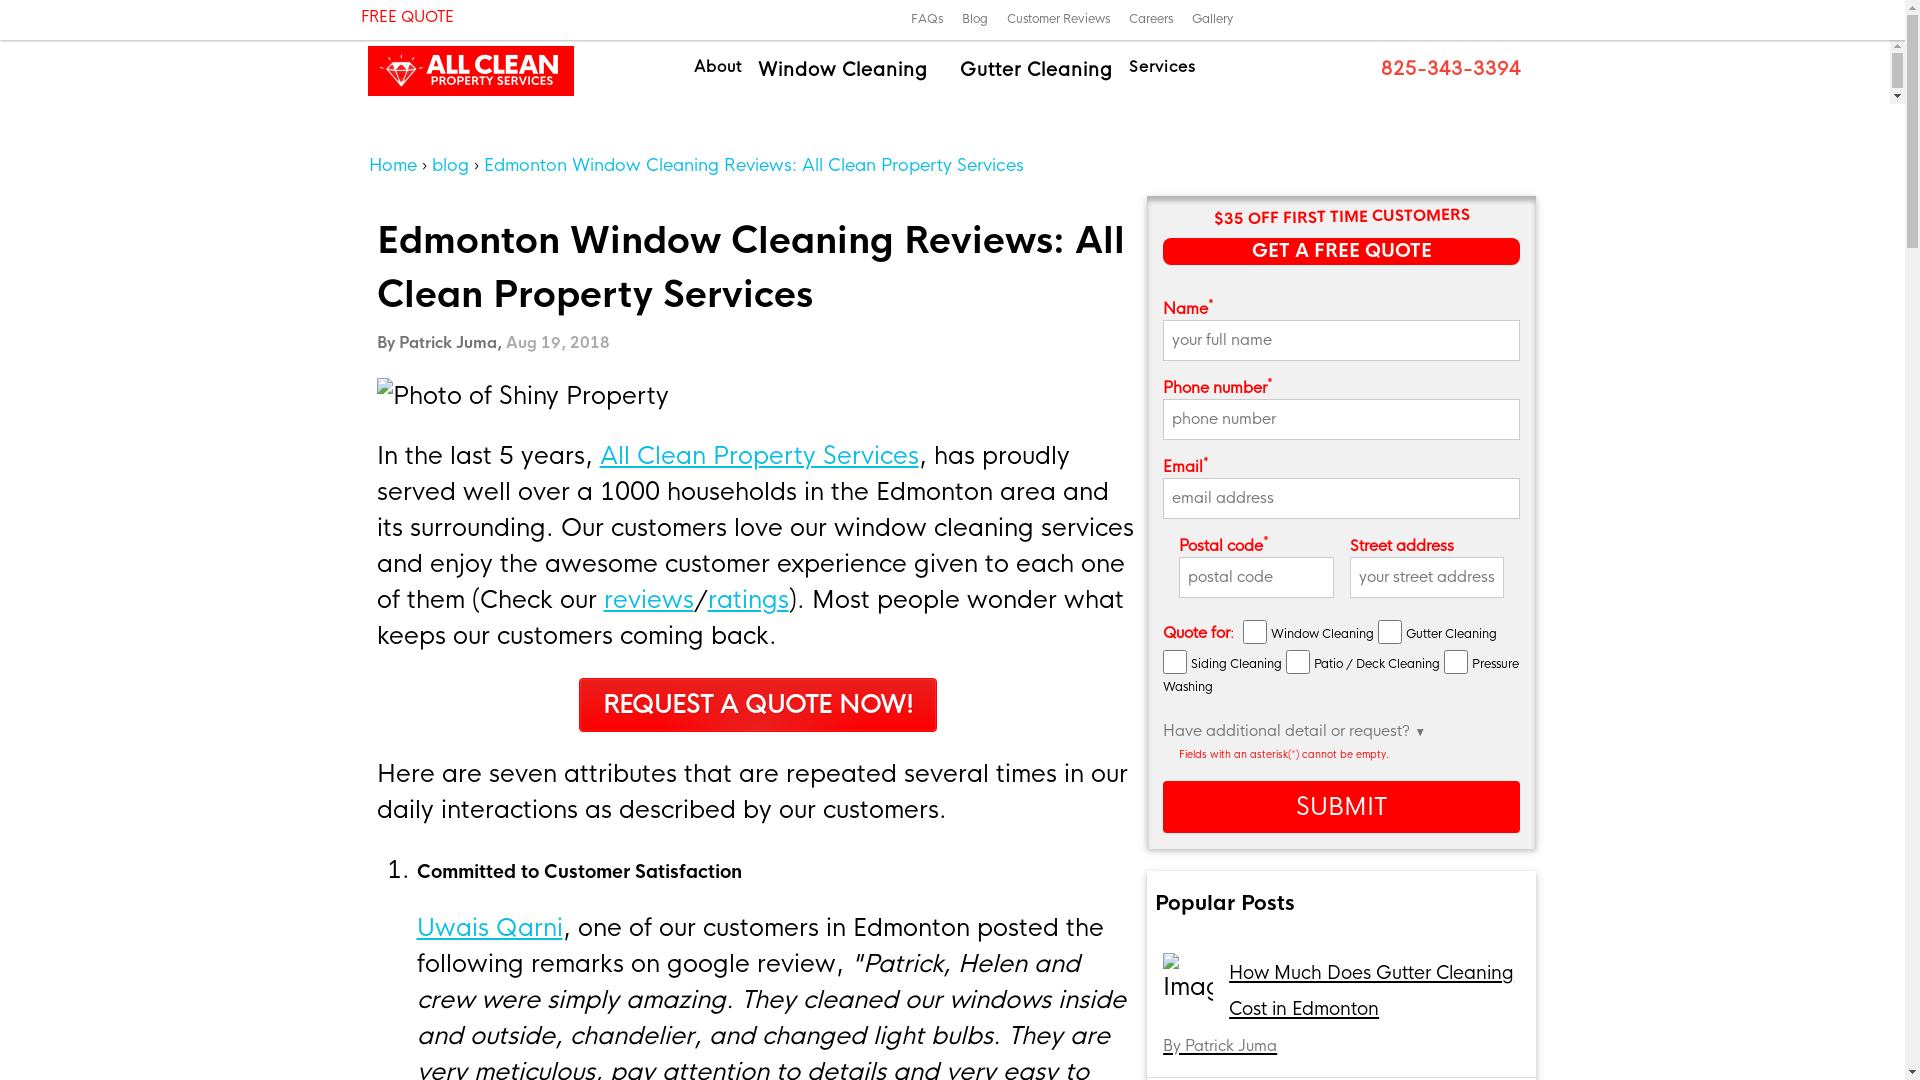 Image resolution: width=1920 pixels, height=1080 pixels. I want to click on 'FAQs', so click(925, 19).